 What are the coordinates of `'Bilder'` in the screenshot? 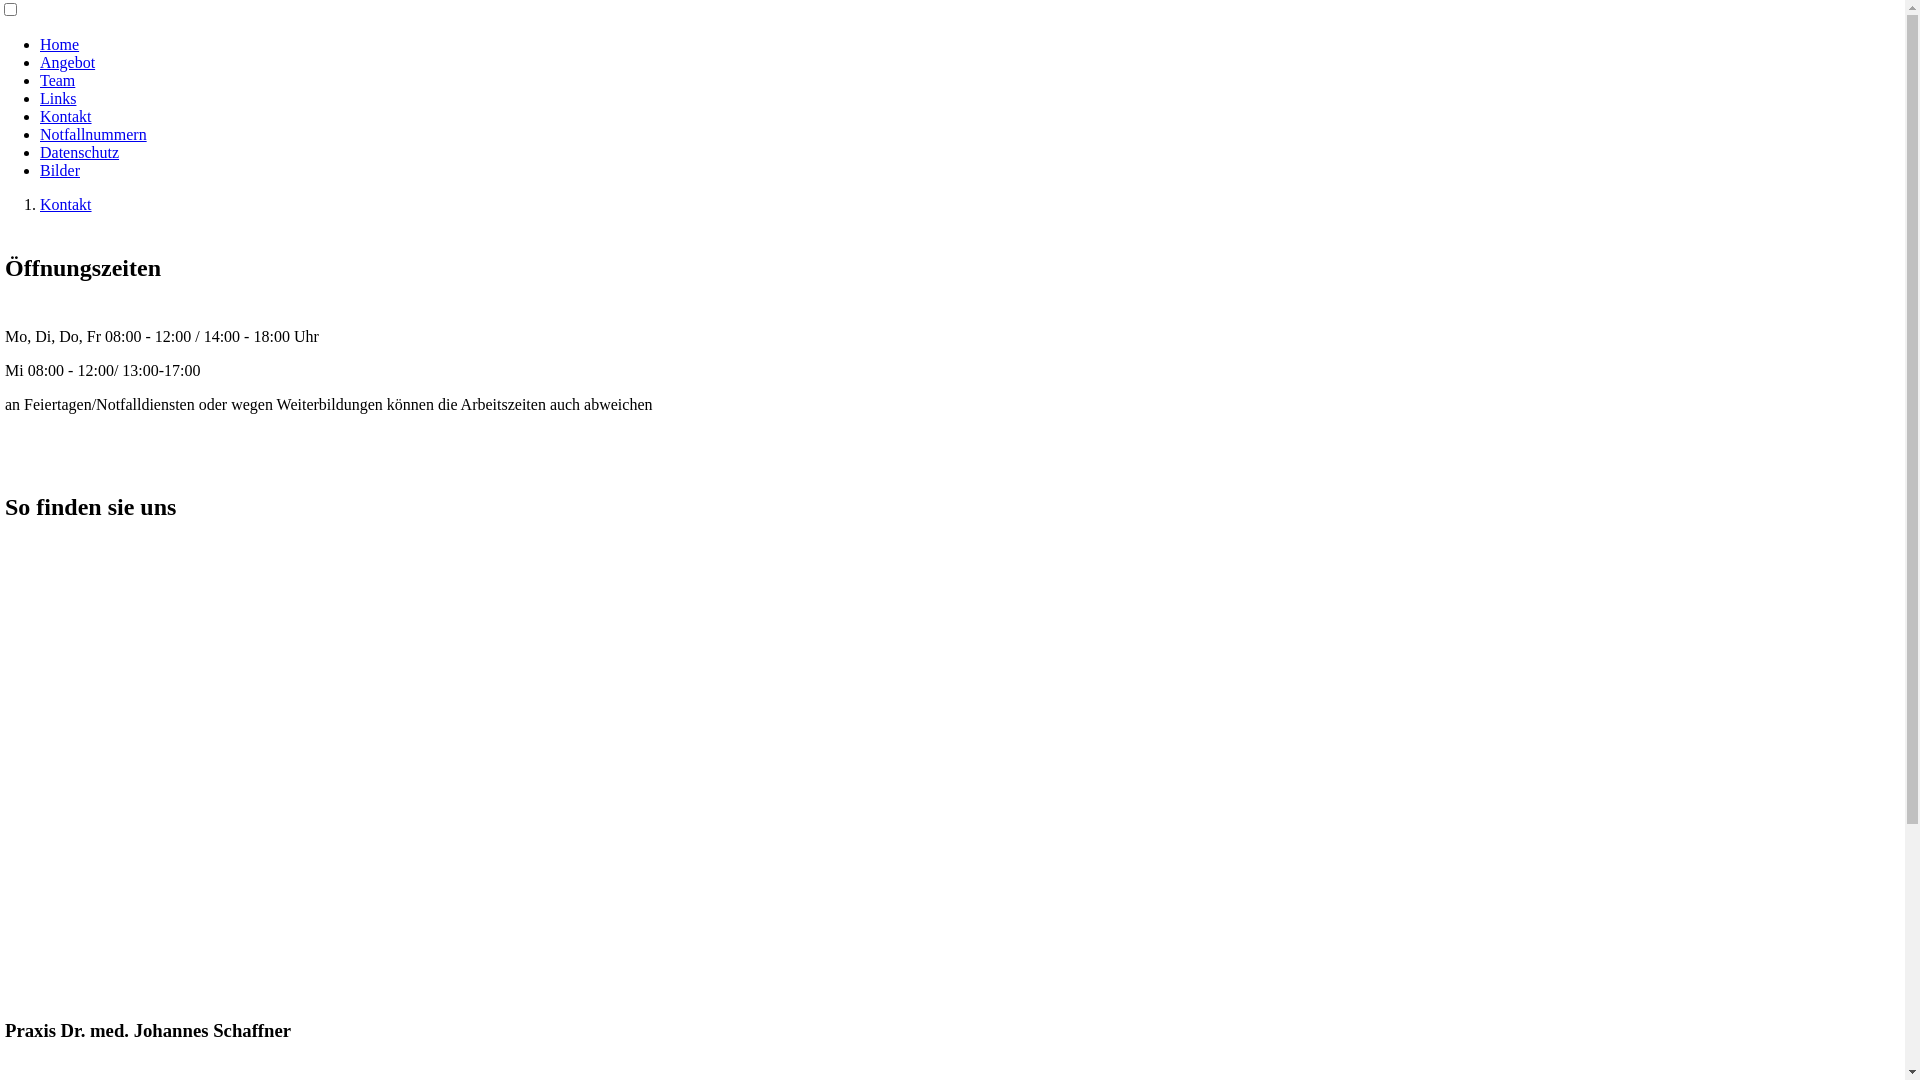 It's located at (59, 169).